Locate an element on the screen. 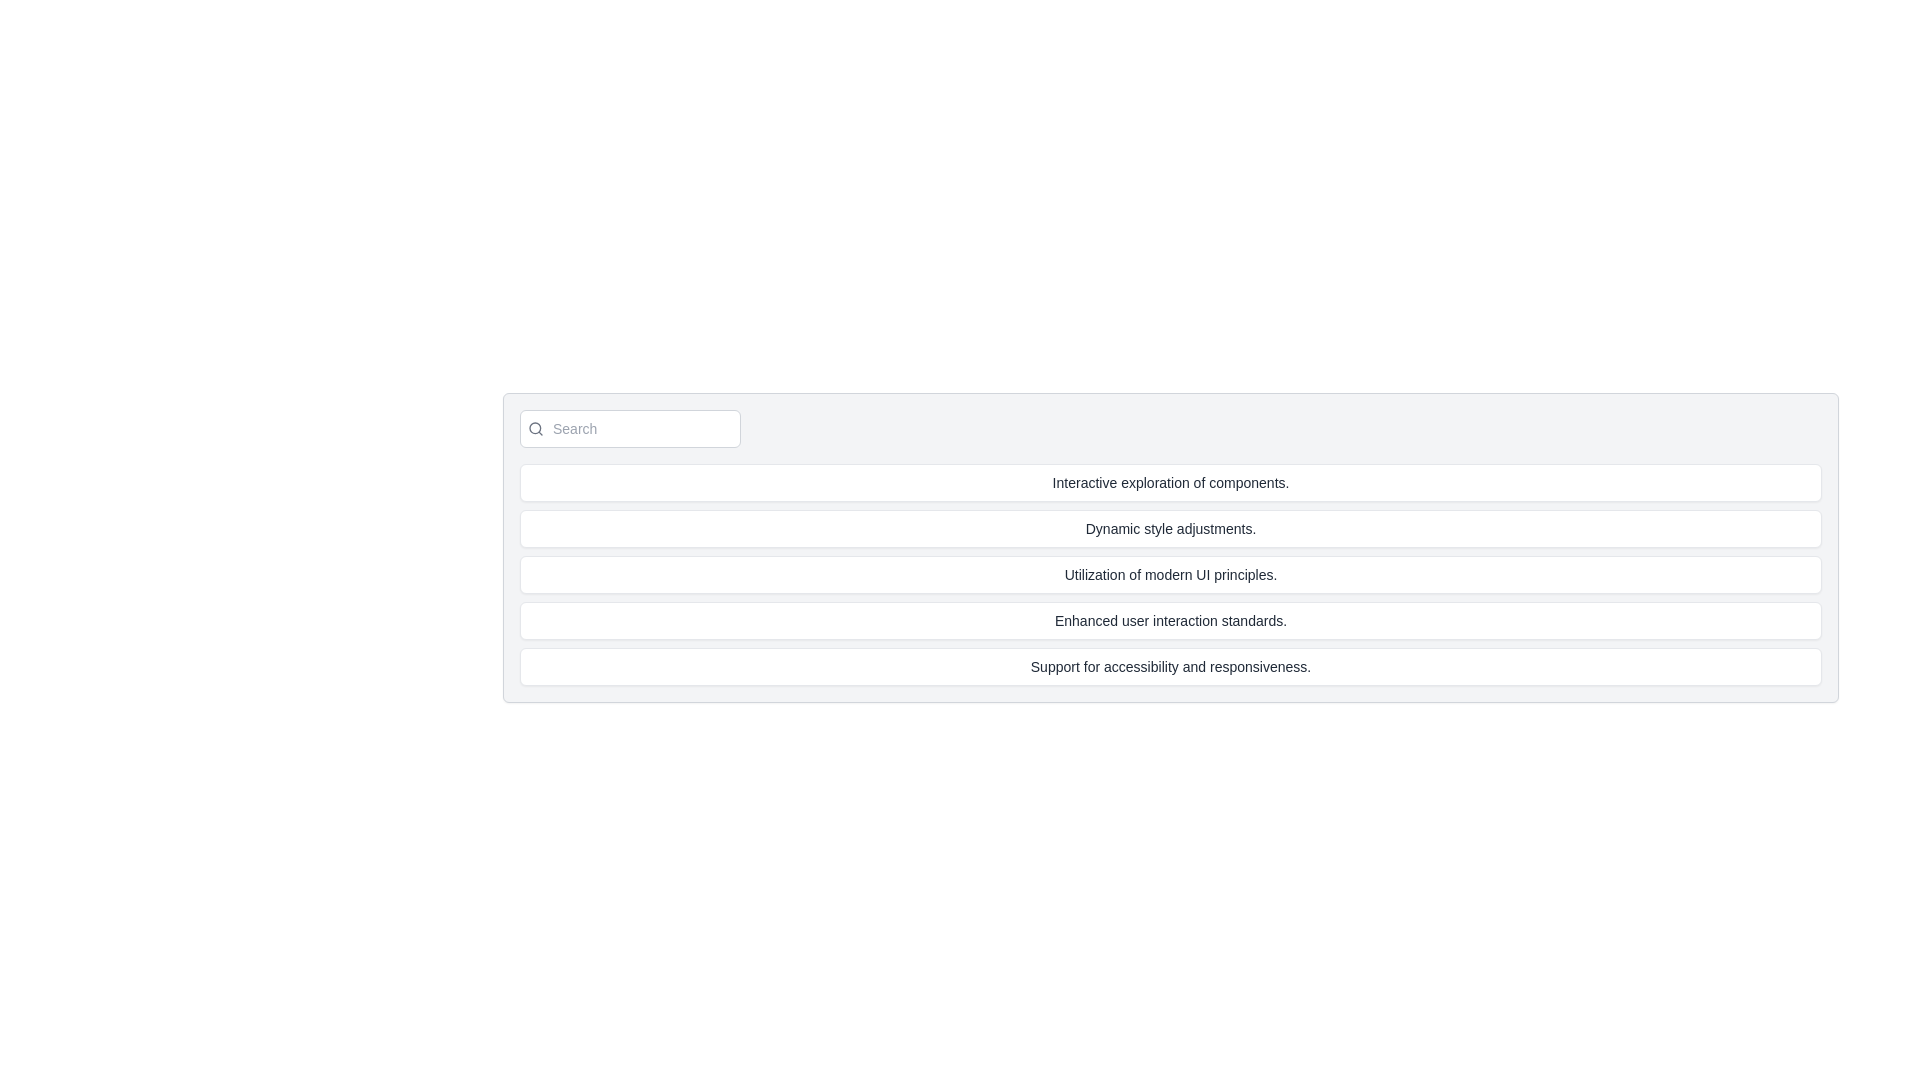  the letter 'o' in the word 'modern' within the text 'Utilization of modern UI principles.' is located at coordinates (1133, 574).